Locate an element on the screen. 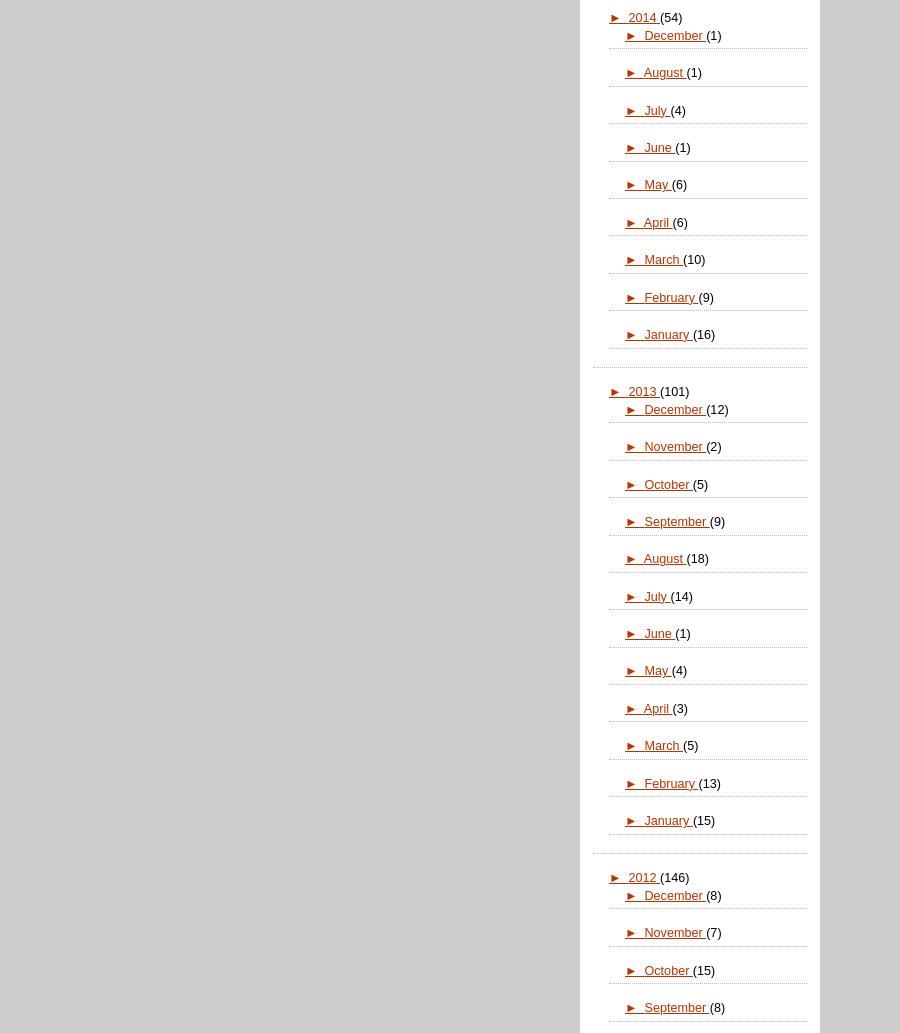  '(13)' is located at coordinates (708, 783).